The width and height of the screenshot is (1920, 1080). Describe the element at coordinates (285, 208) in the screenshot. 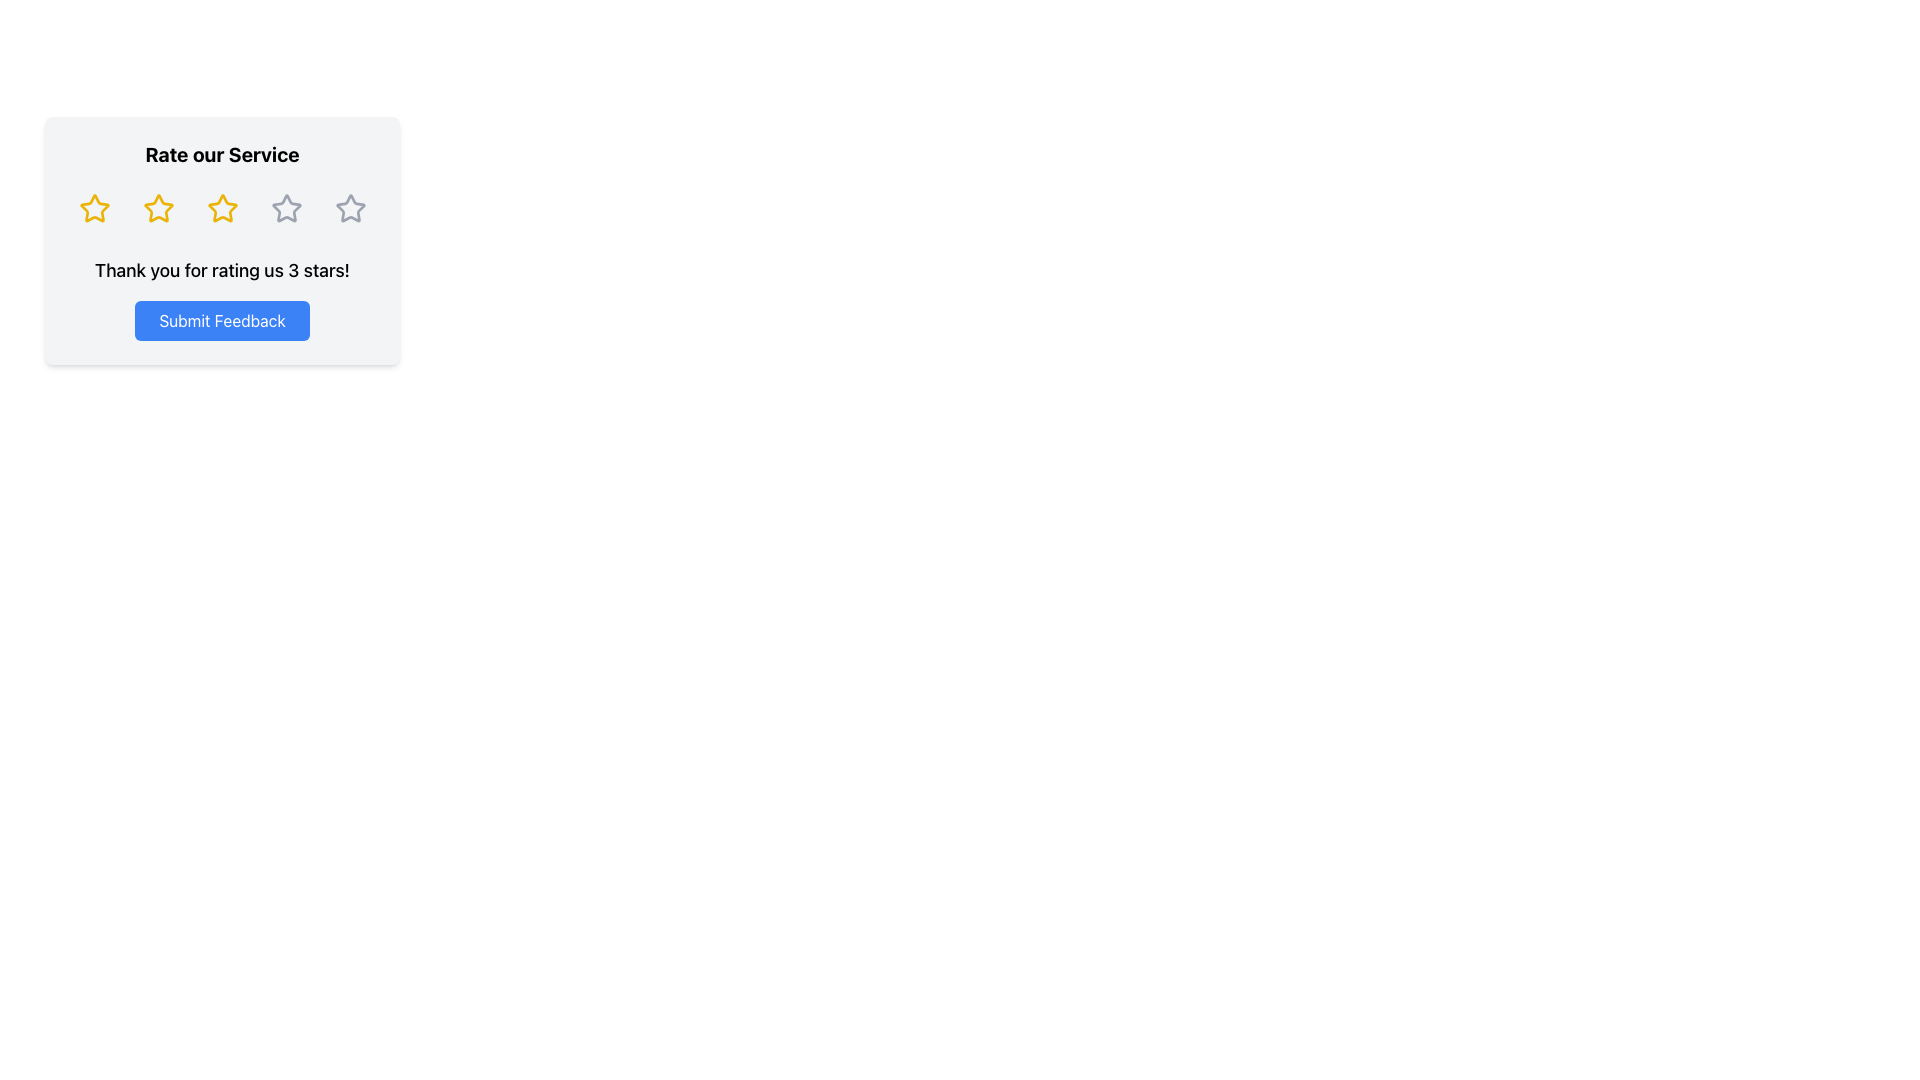

I see `the fourth star` at that location.